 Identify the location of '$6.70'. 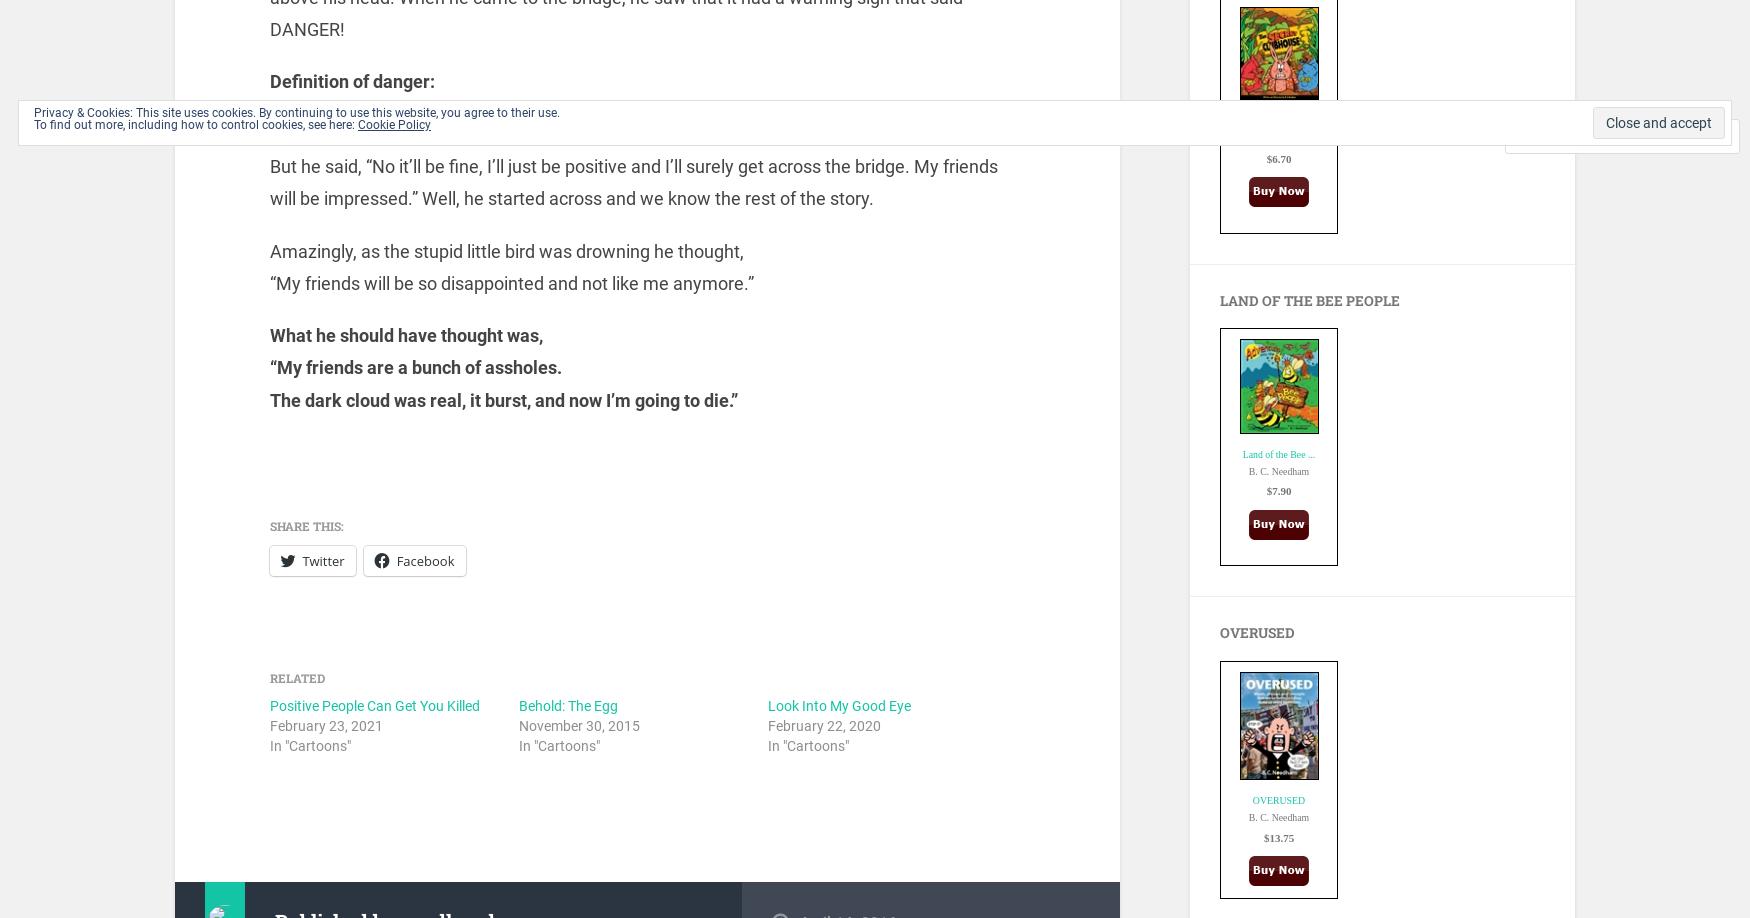
(1277, 157).